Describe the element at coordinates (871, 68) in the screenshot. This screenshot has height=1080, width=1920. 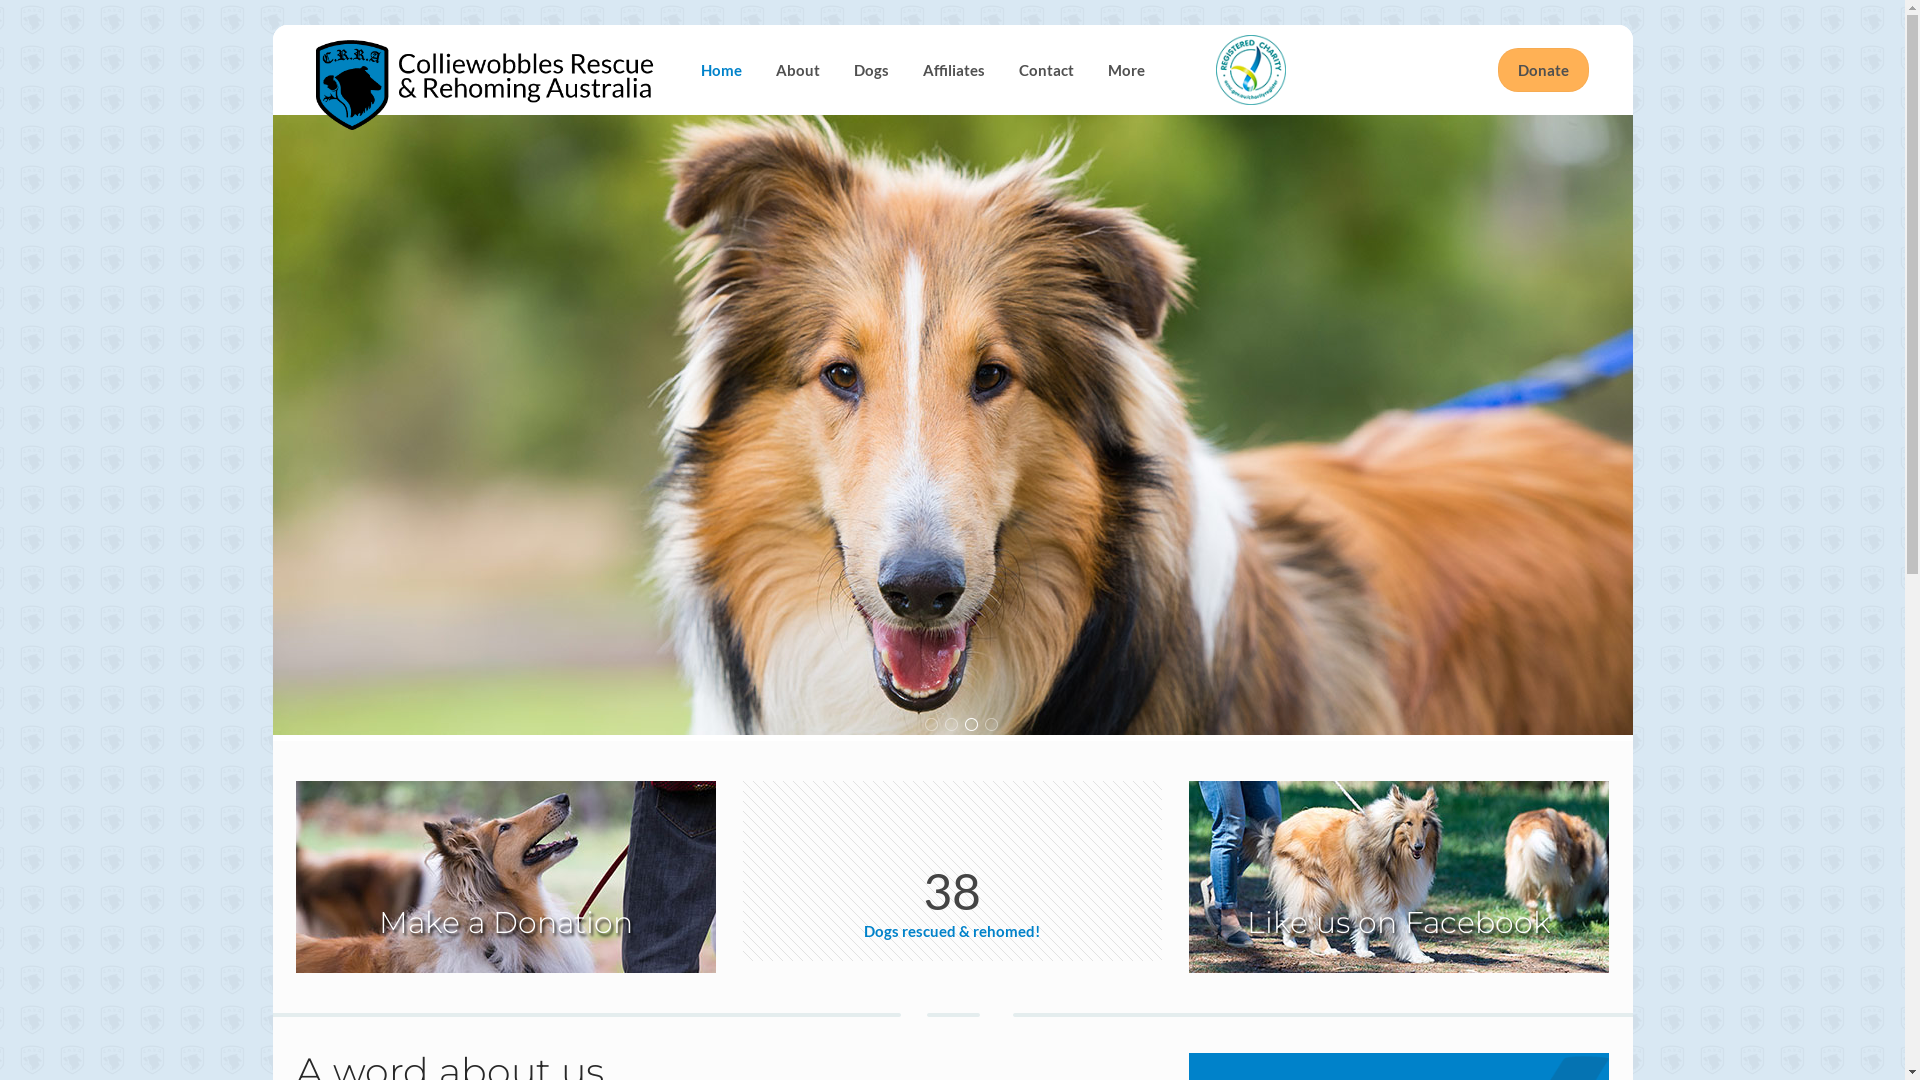
I see `'Dogs'` at that location.